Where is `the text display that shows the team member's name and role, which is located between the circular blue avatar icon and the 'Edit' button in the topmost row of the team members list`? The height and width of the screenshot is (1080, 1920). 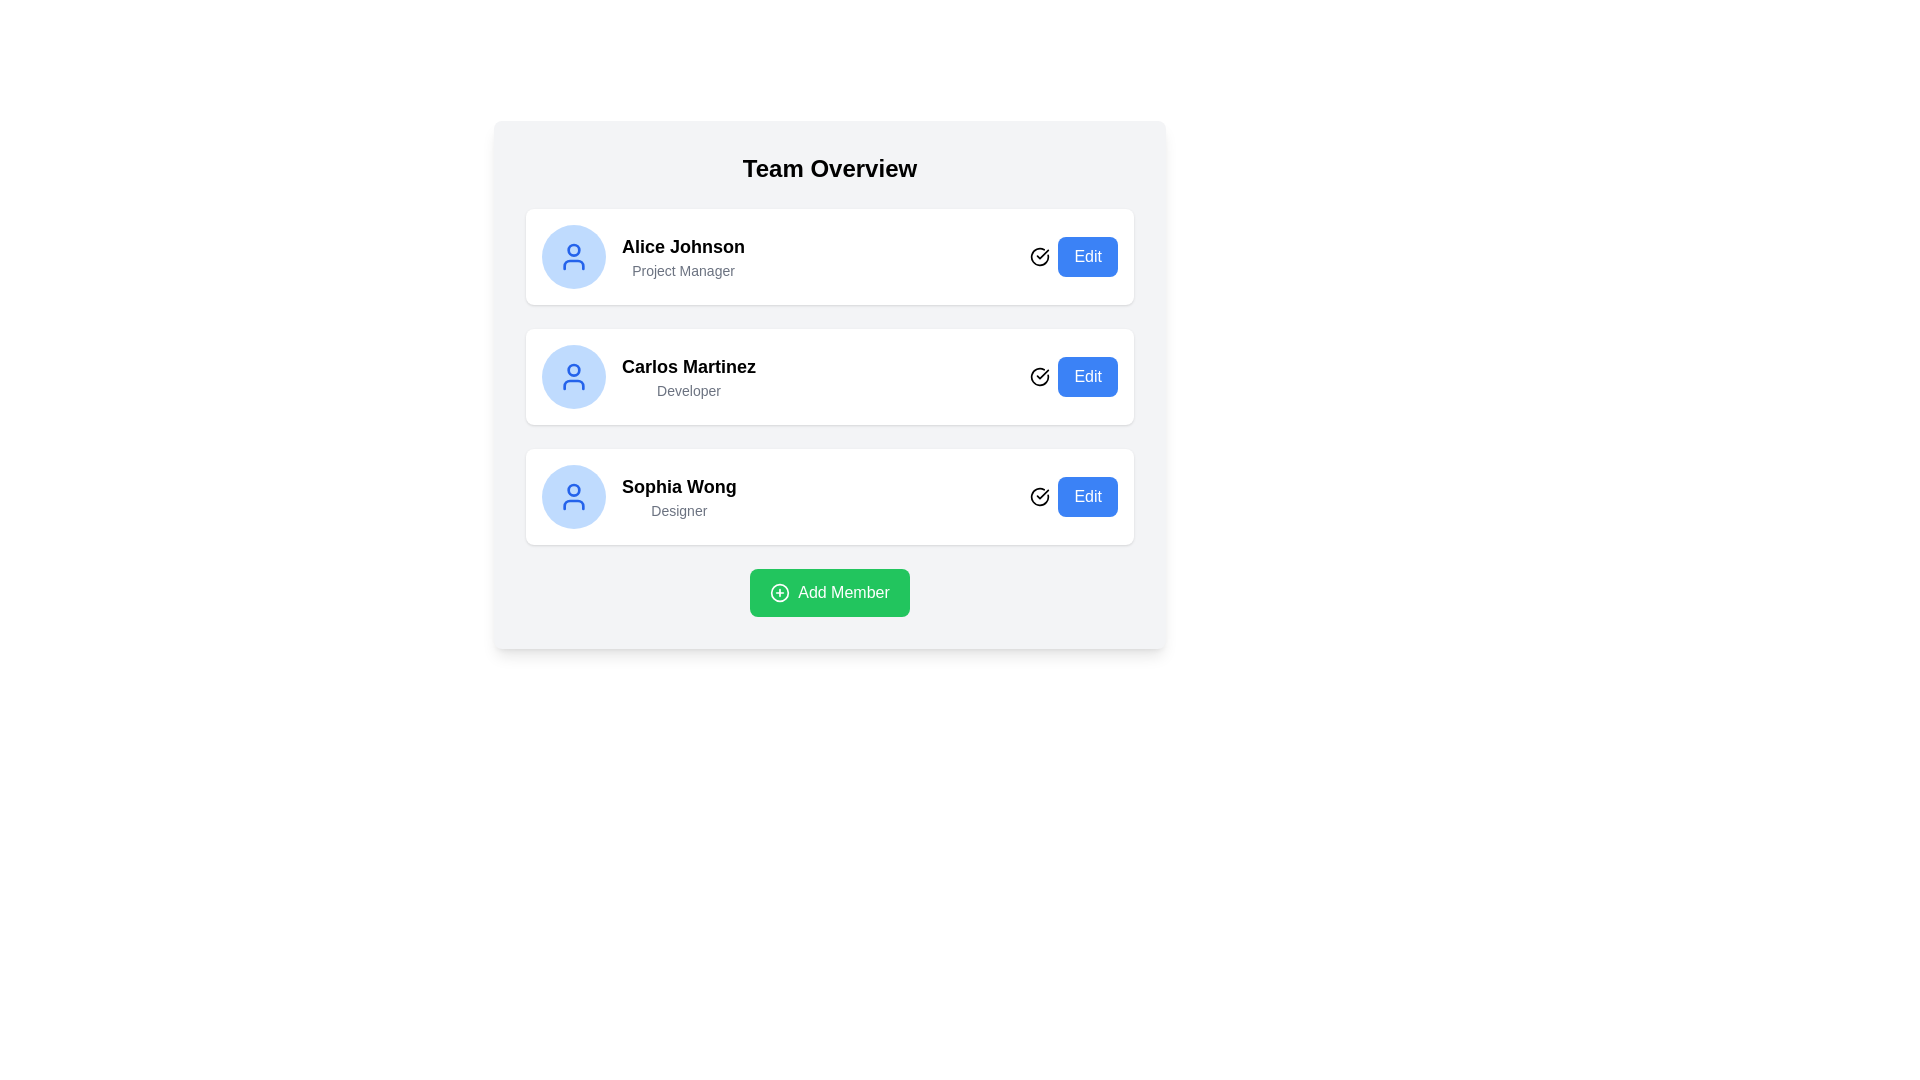
the text display that shows the team member's name and role, which is located between the circular blue avatar icon and the 'Edit' button in the topmost row of the team members list is located at coordinates (683, 256).